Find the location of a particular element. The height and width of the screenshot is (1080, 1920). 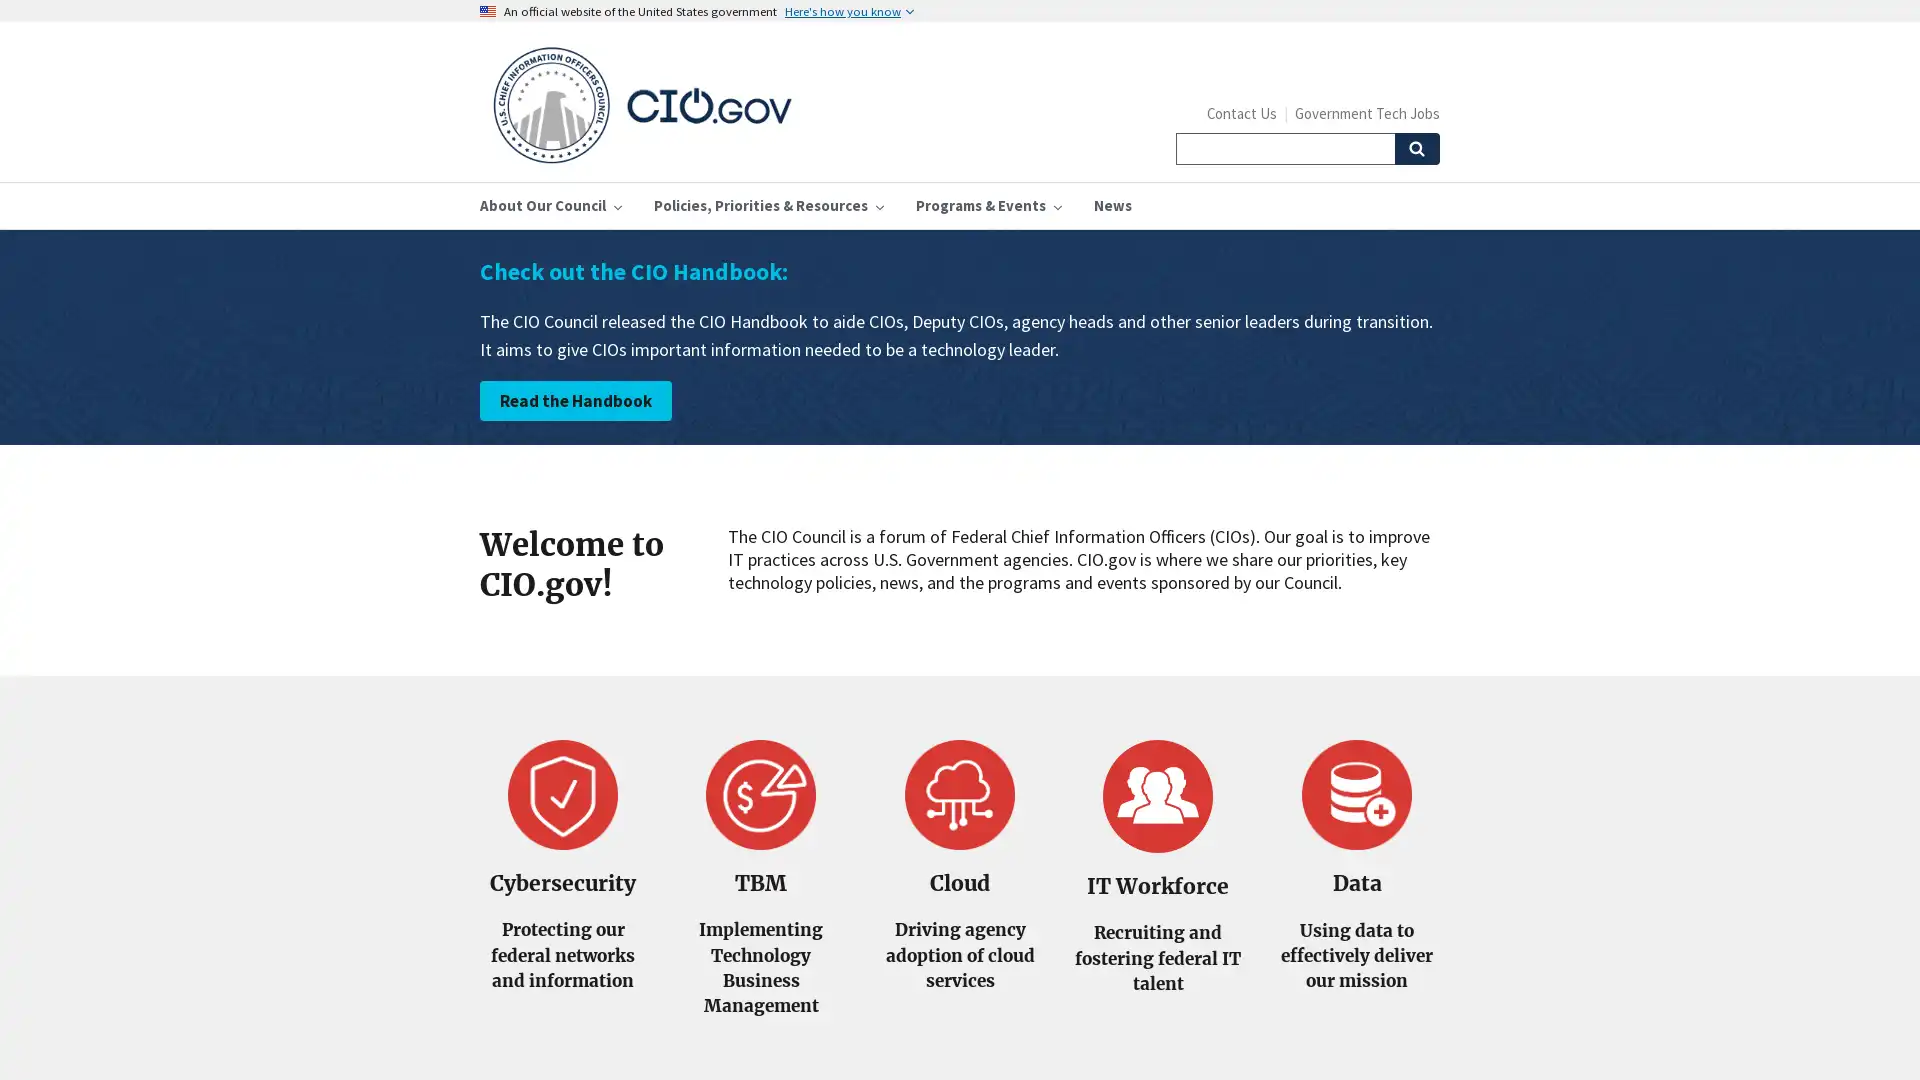

Policies, Priorities & Resources is located at coordinates (767, 205).